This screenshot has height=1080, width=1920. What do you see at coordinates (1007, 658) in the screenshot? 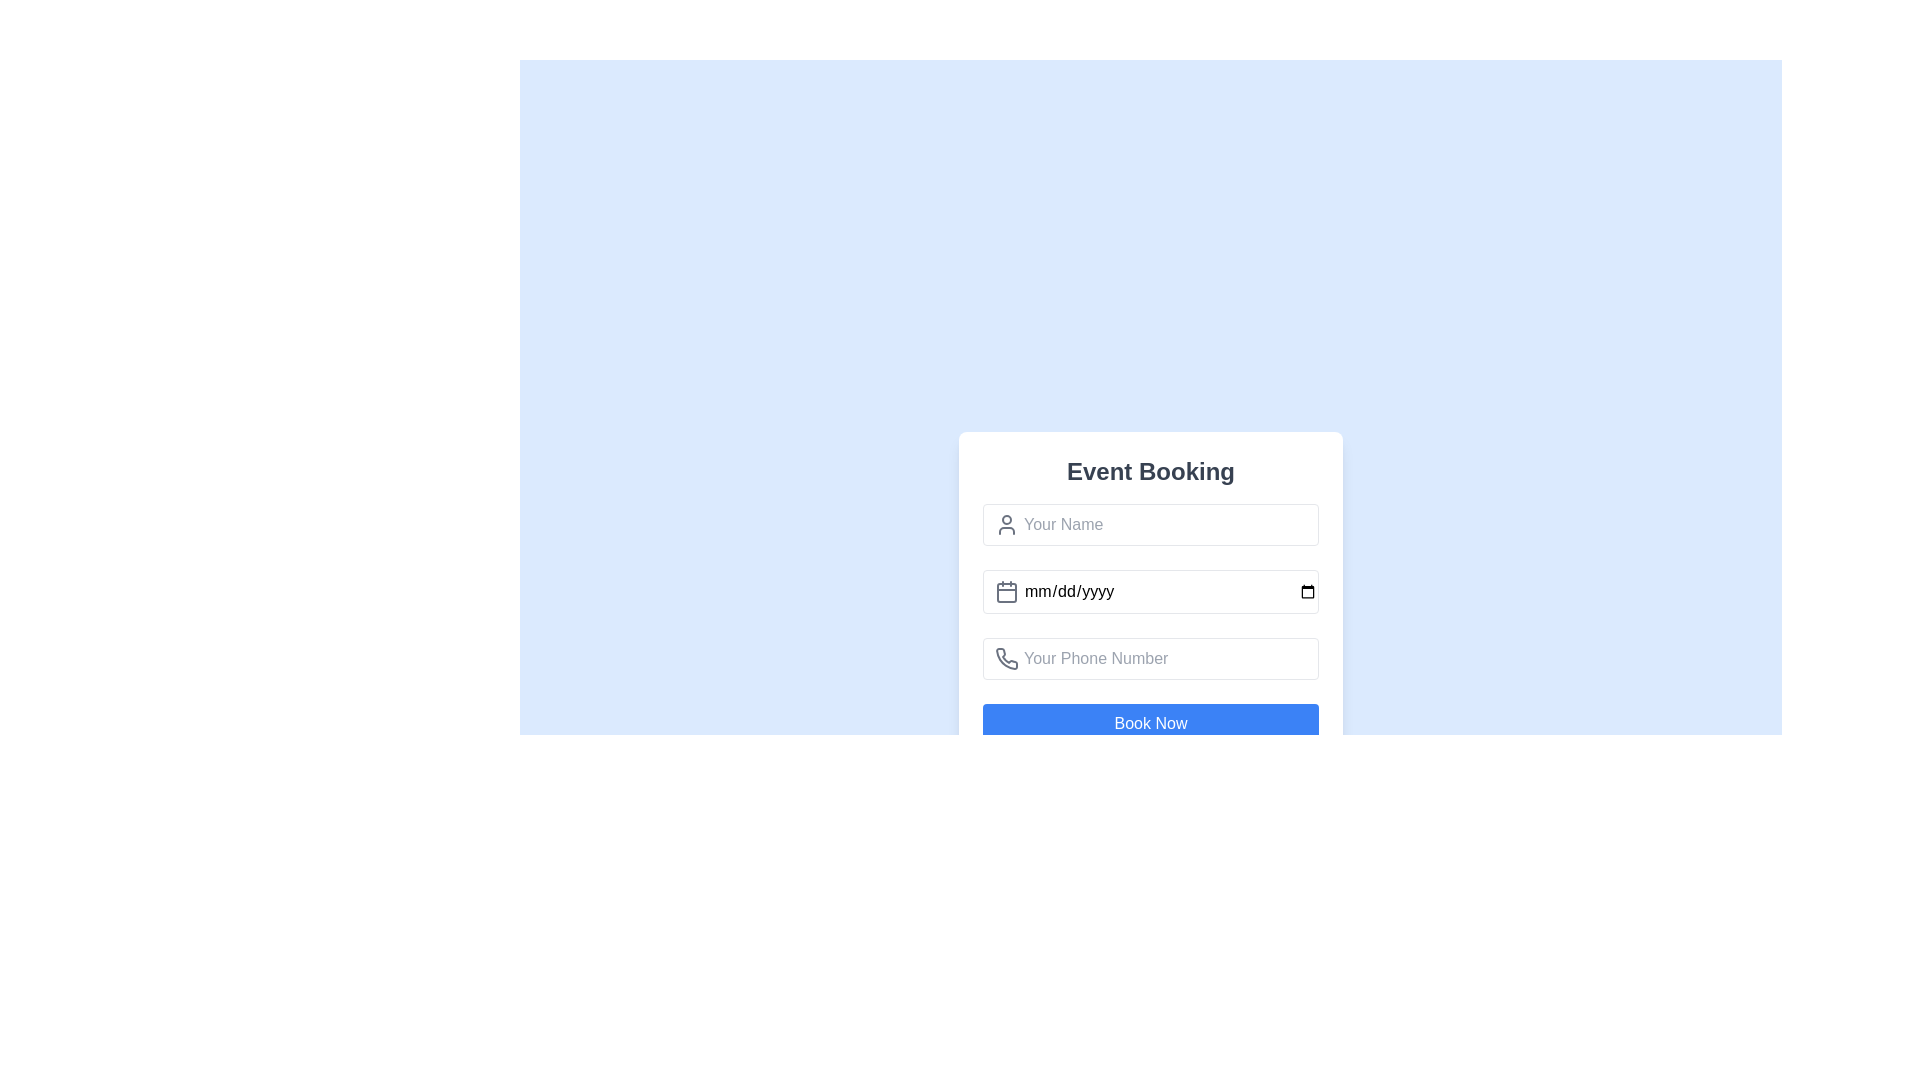
I see `the phone number icon located to the left of the phone number input field, which visually indicates that the field is for entering phone numbers` at bounding box center [1007, 658].